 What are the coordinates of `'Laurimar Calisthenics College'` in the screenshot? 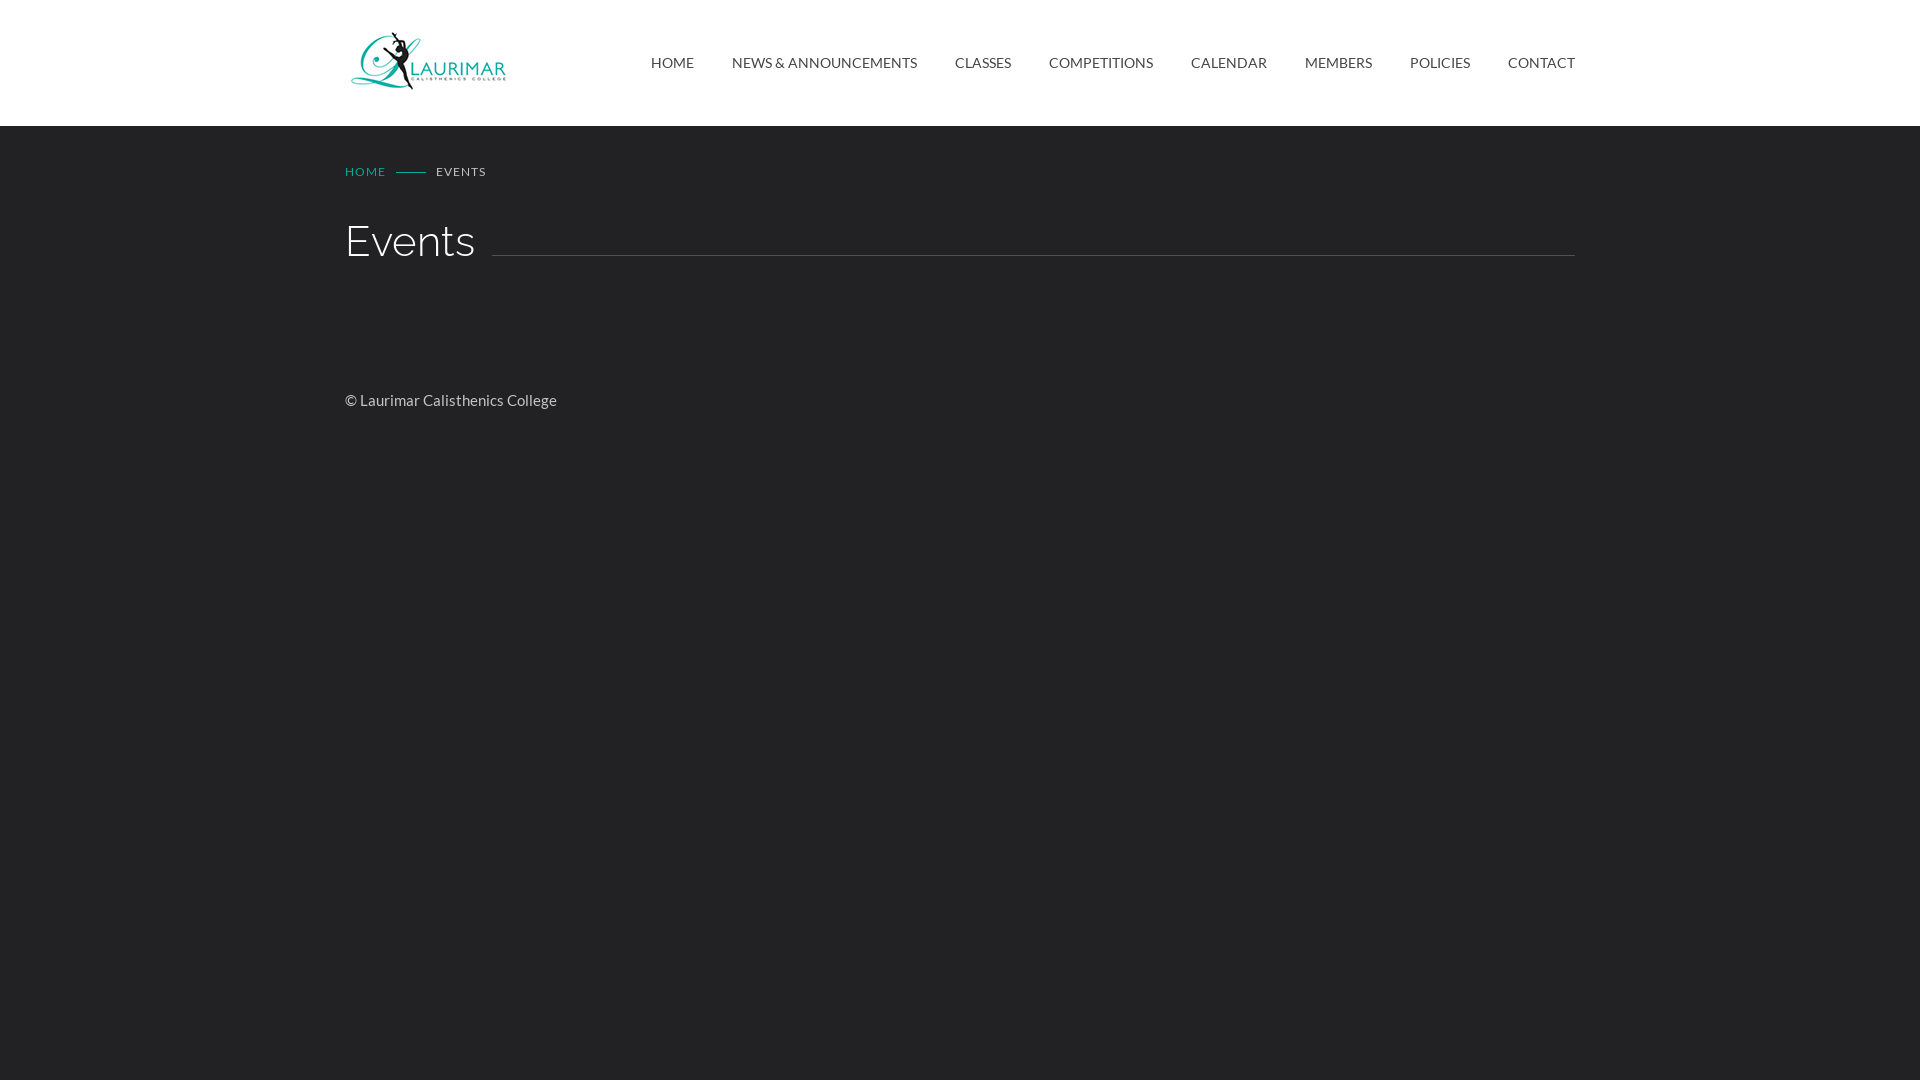 It's located at (498, 61).